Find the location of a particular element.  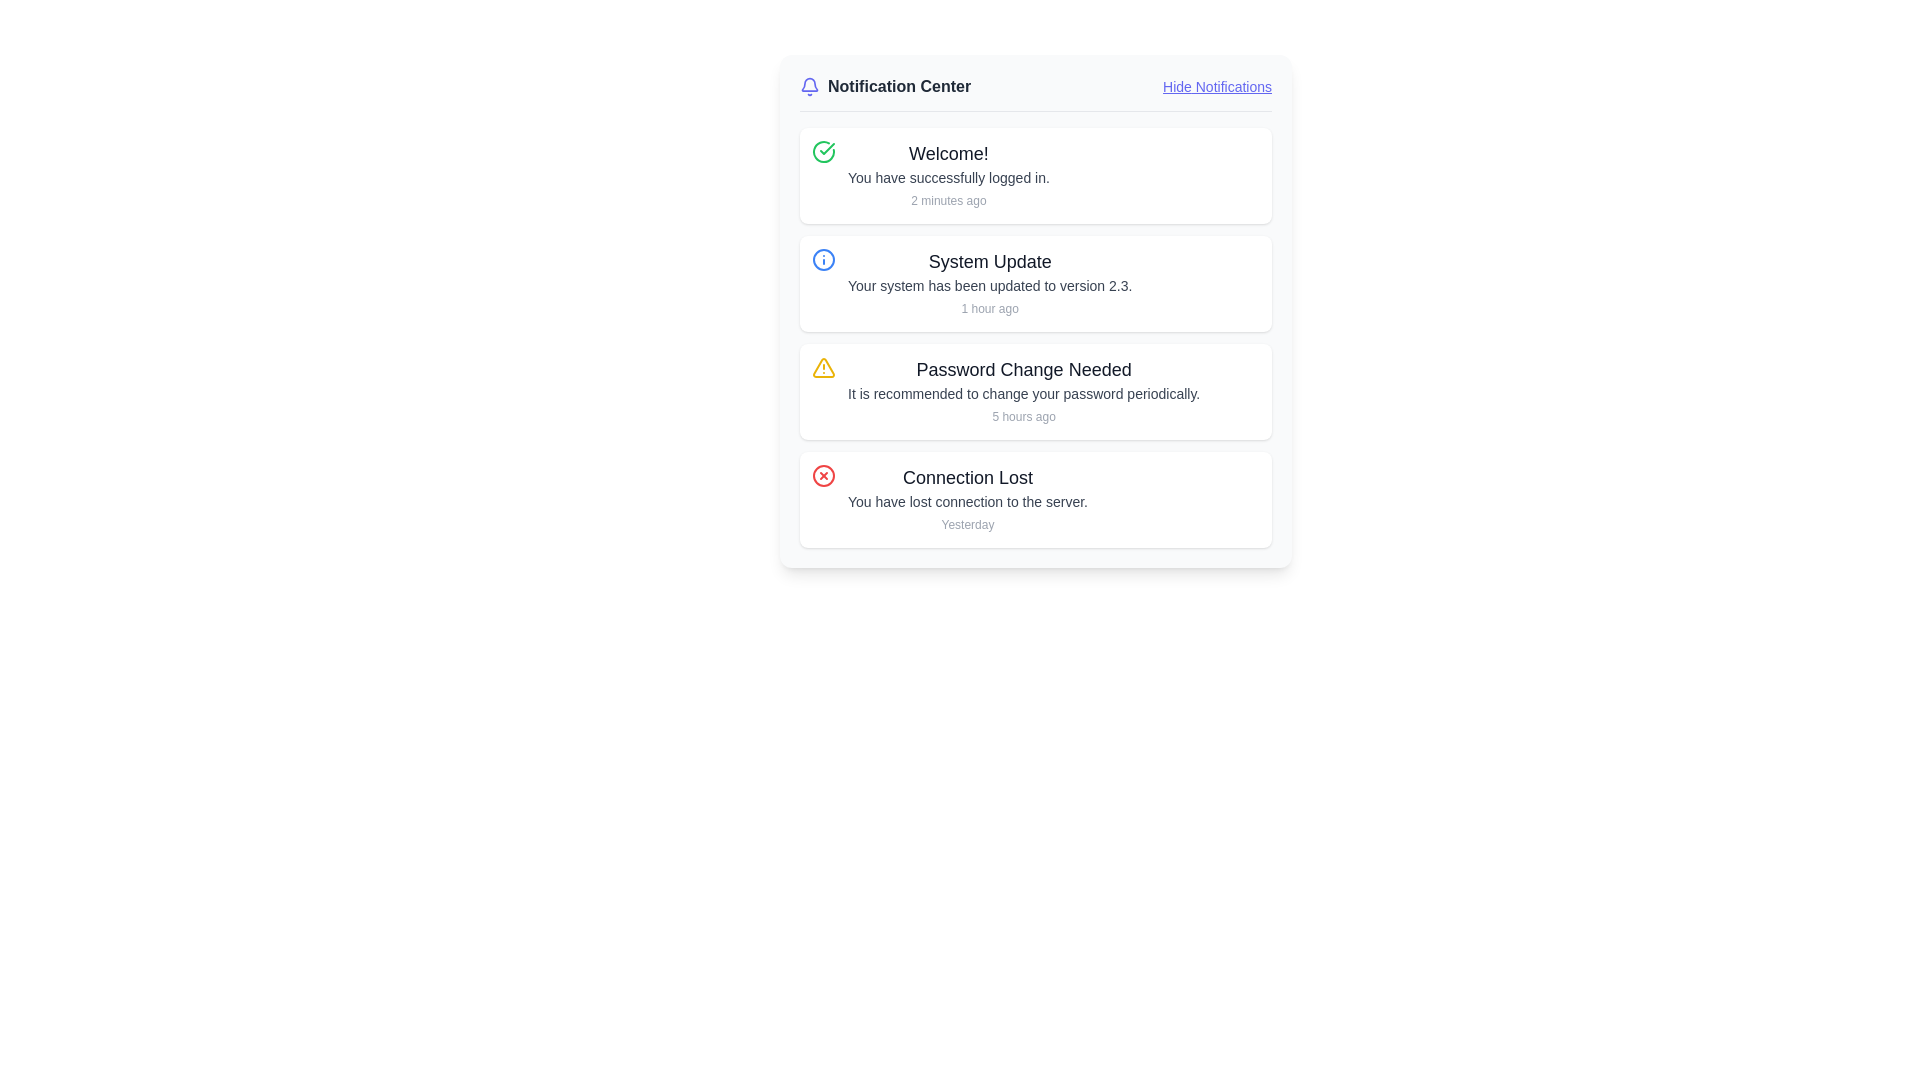

the 'Welcome!' text label in bold, dark gray font located at the top of the notification card in the Notification Center is located at coordinates (947, 153).